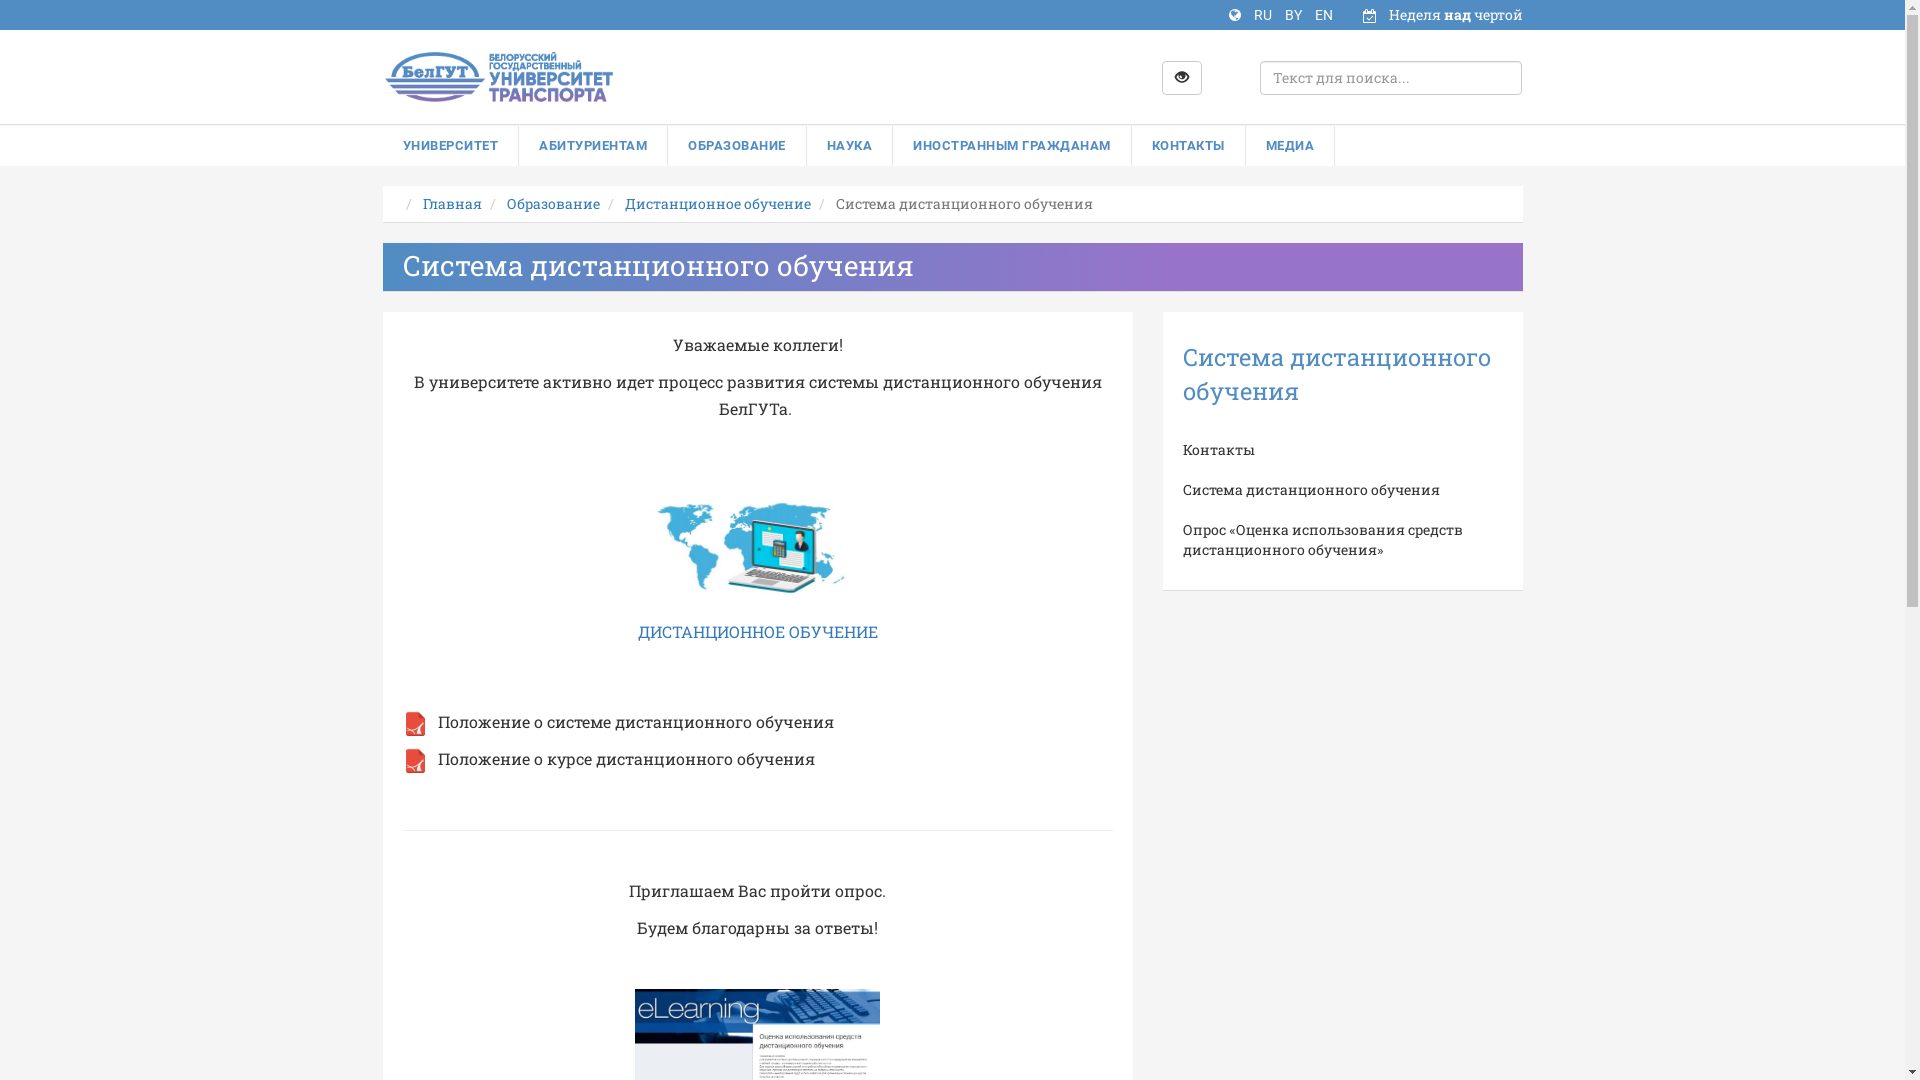 The width and height of the screenshot is (1920, 1080). What do you see at coordinates (1263, 15) in the screenshot?
I see `'RU'` at bounding box center [1263, 15].